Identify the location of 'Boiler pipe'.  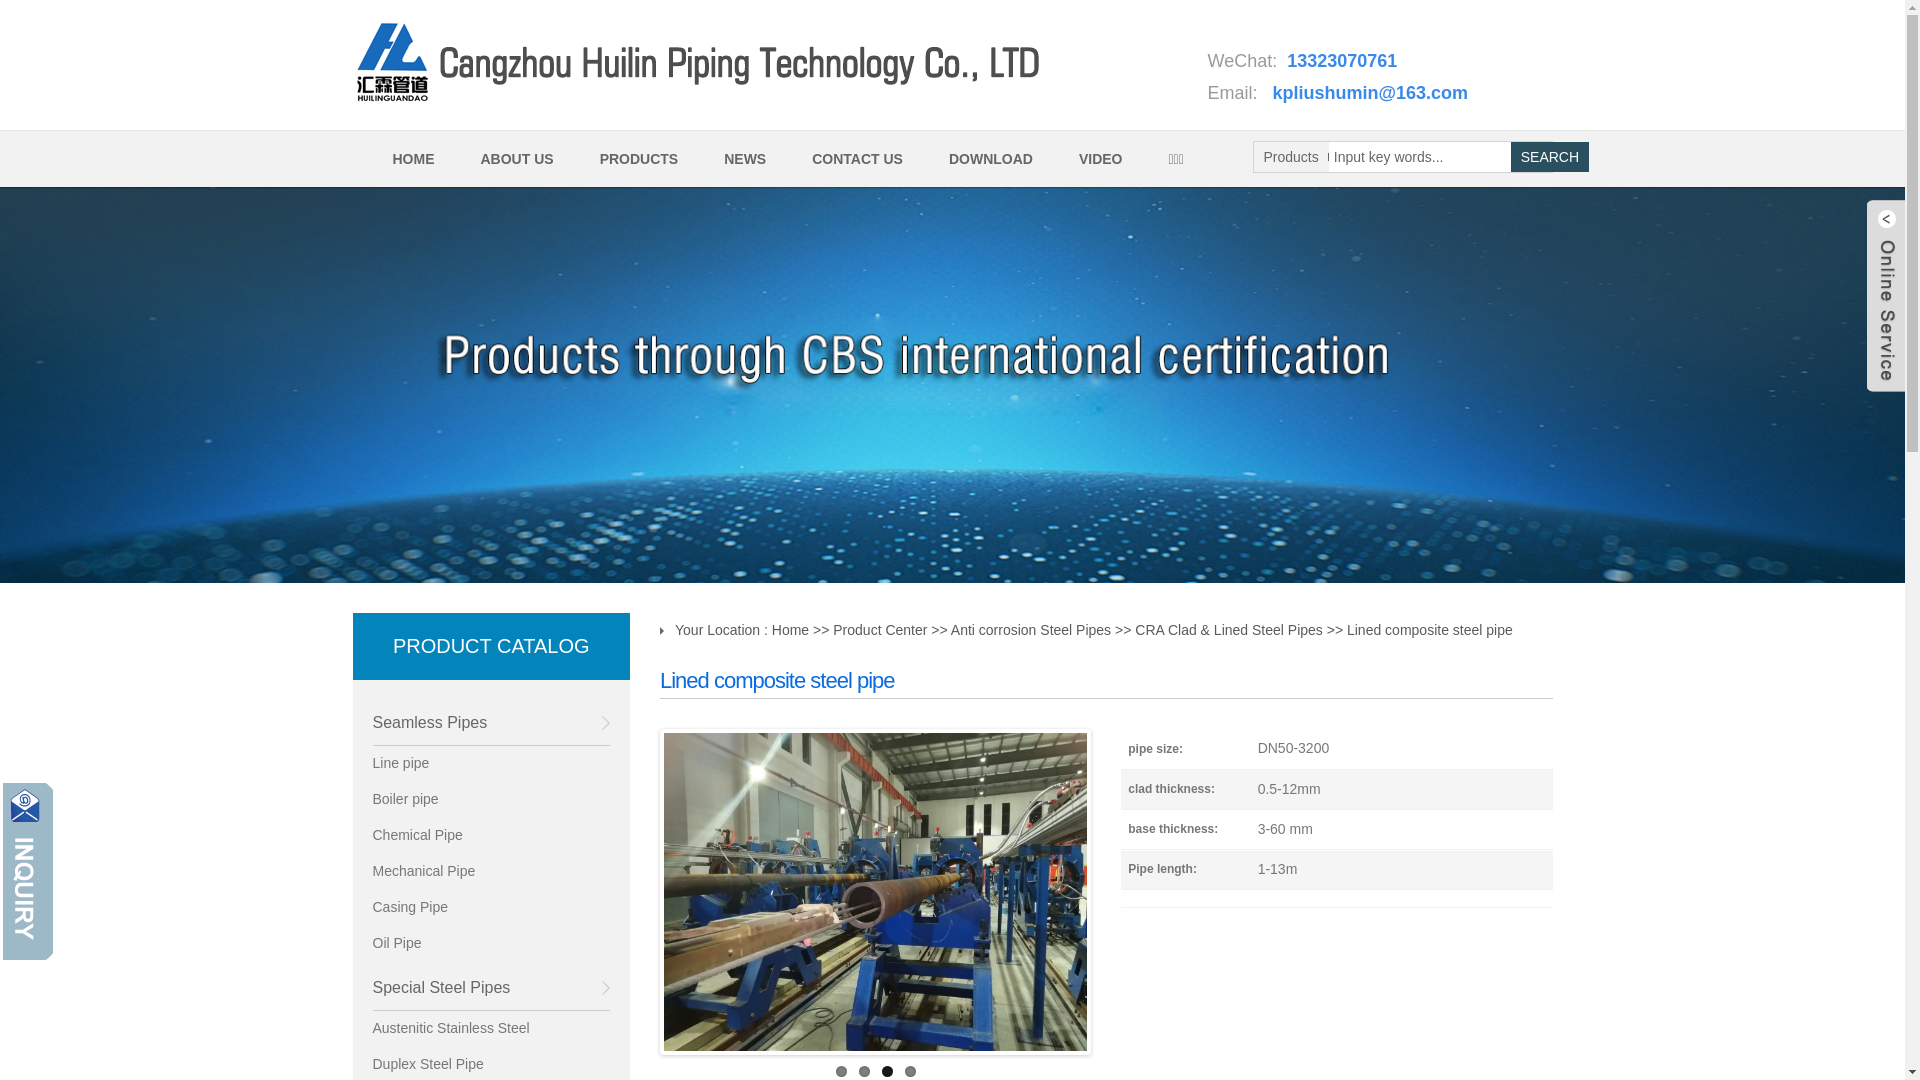
(490, 798).